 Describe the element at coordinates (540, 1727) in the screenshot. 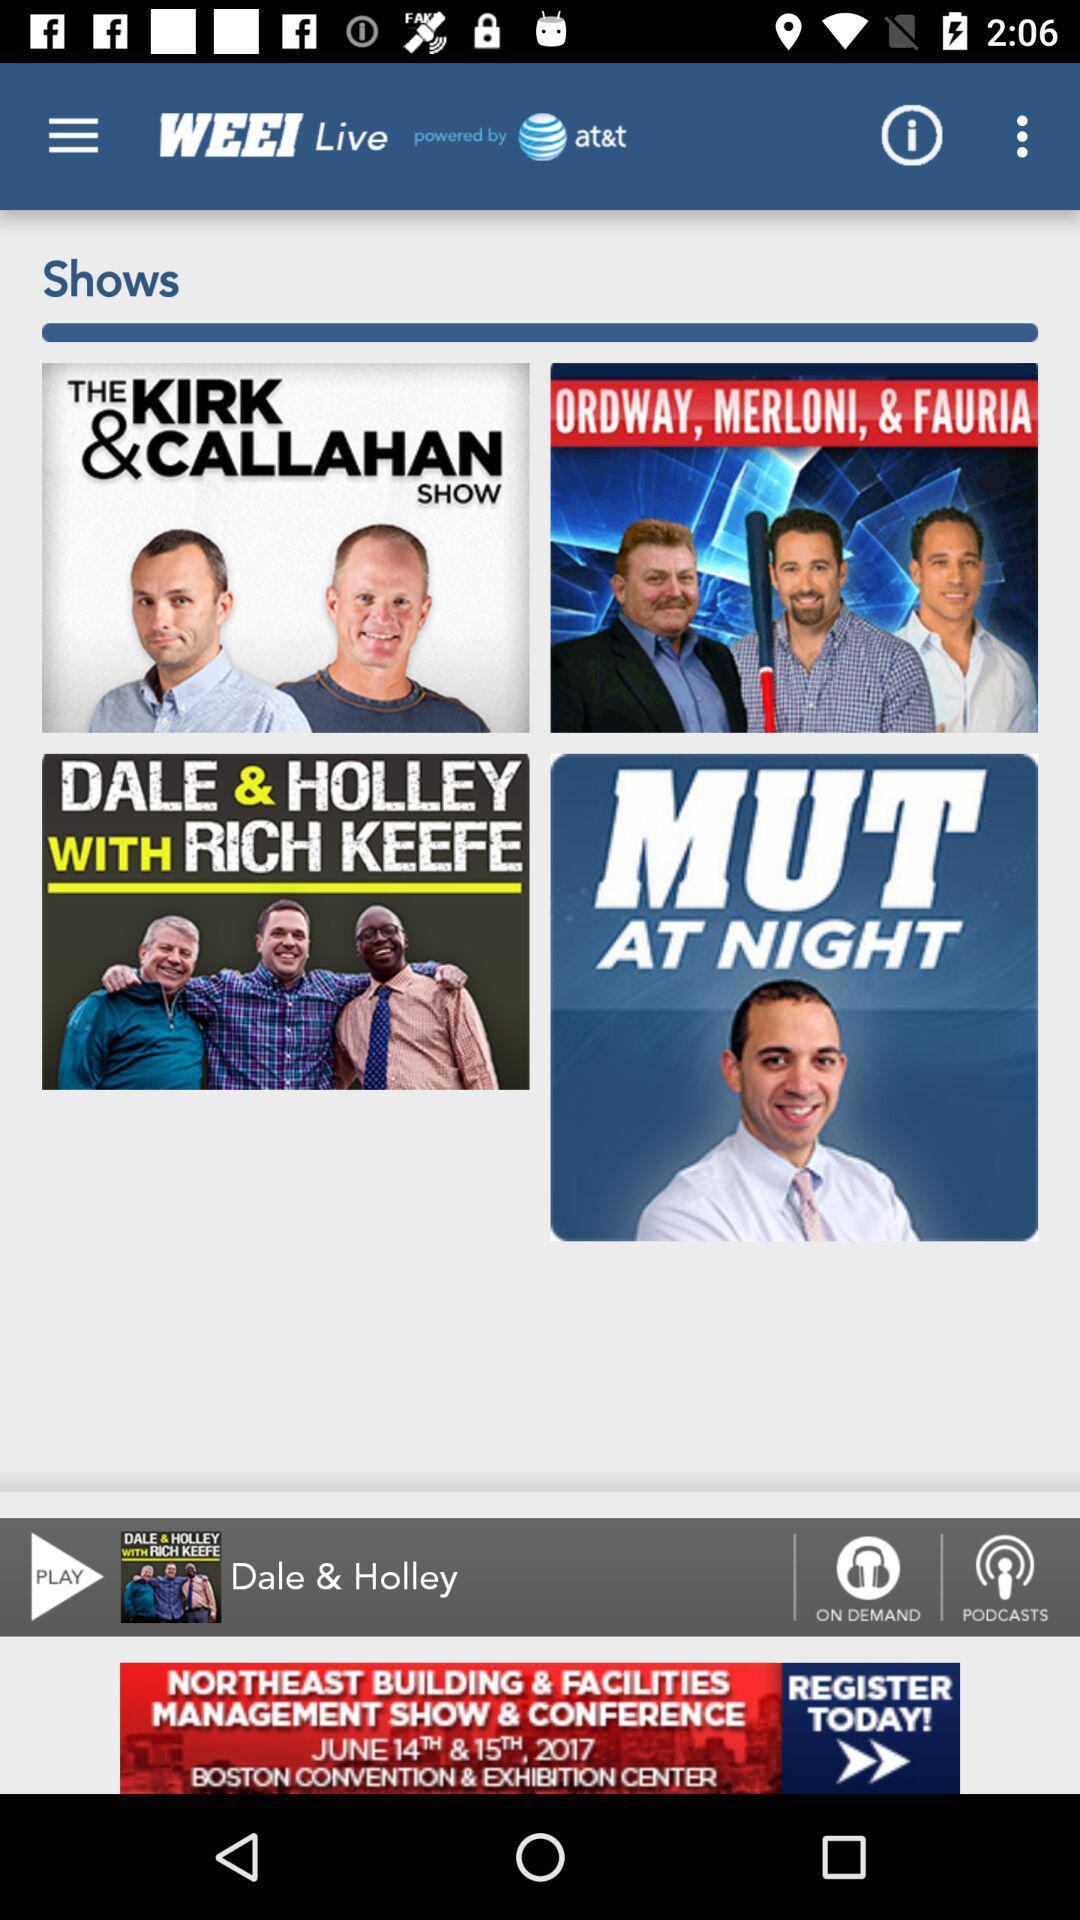

I see `advertiser` at that location.